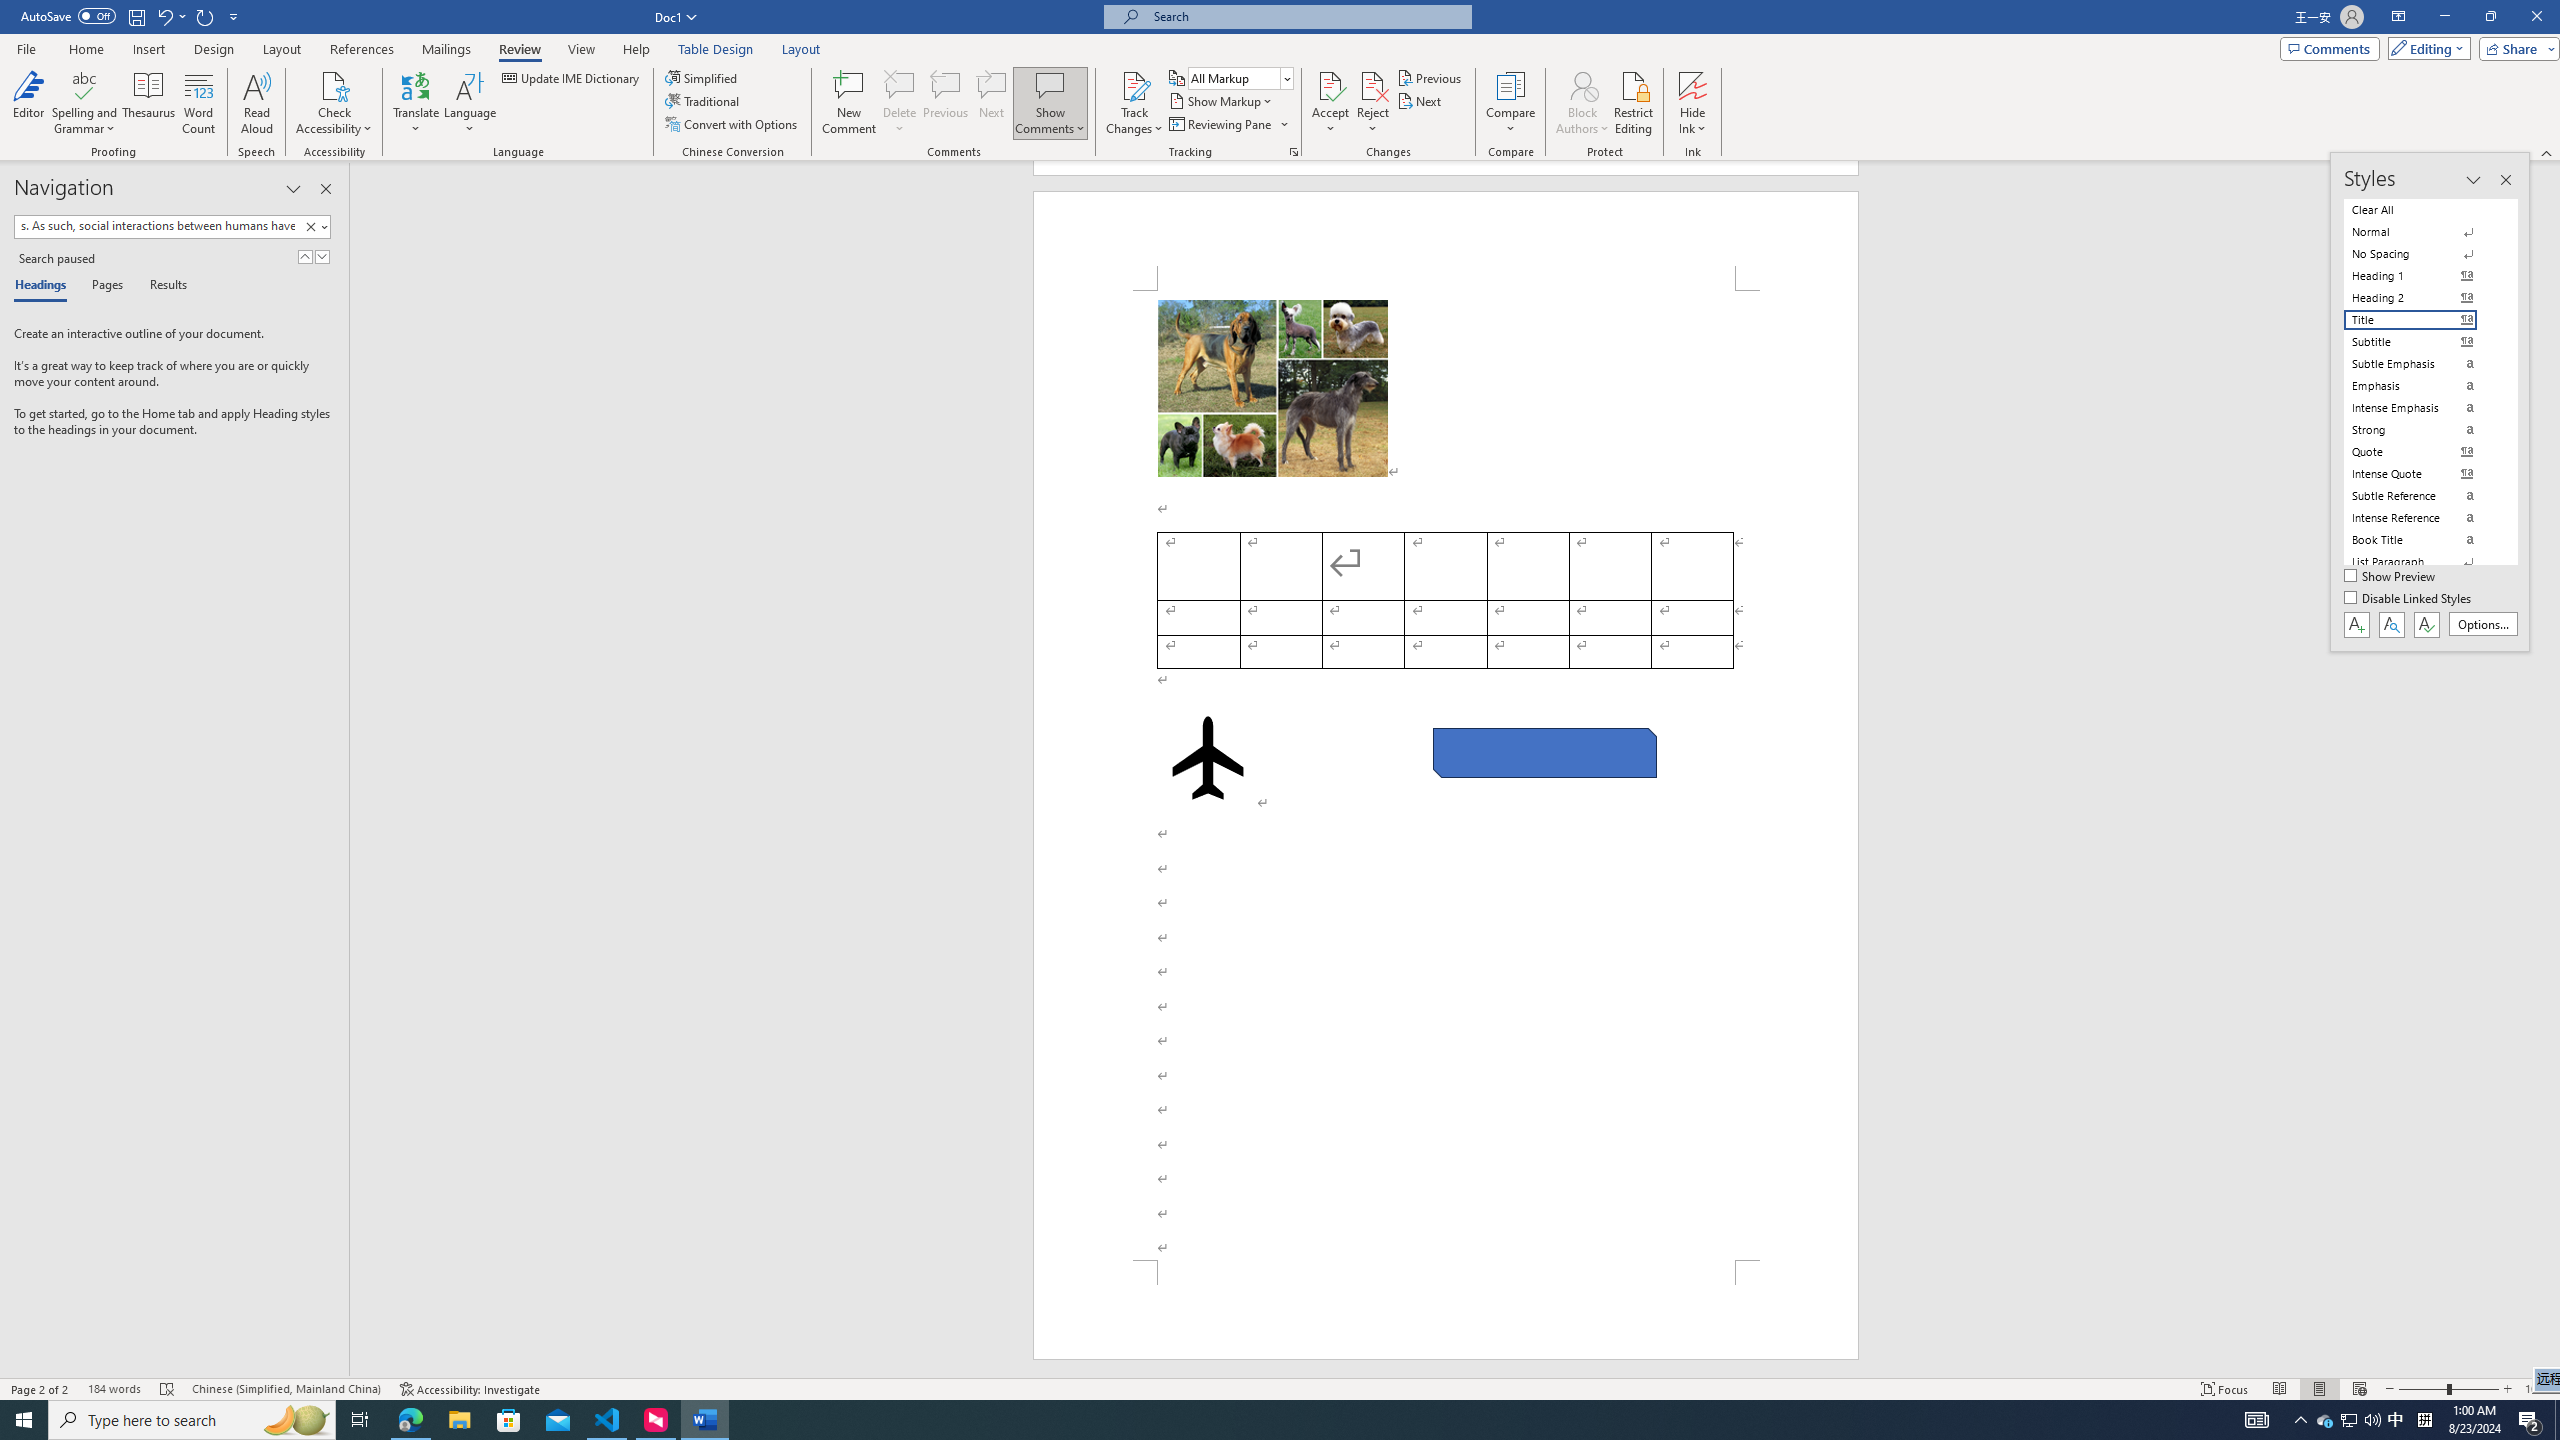 This screenshot has height=1440, width=2560. I want to click on 'Emphasis', so click(2422, 384).